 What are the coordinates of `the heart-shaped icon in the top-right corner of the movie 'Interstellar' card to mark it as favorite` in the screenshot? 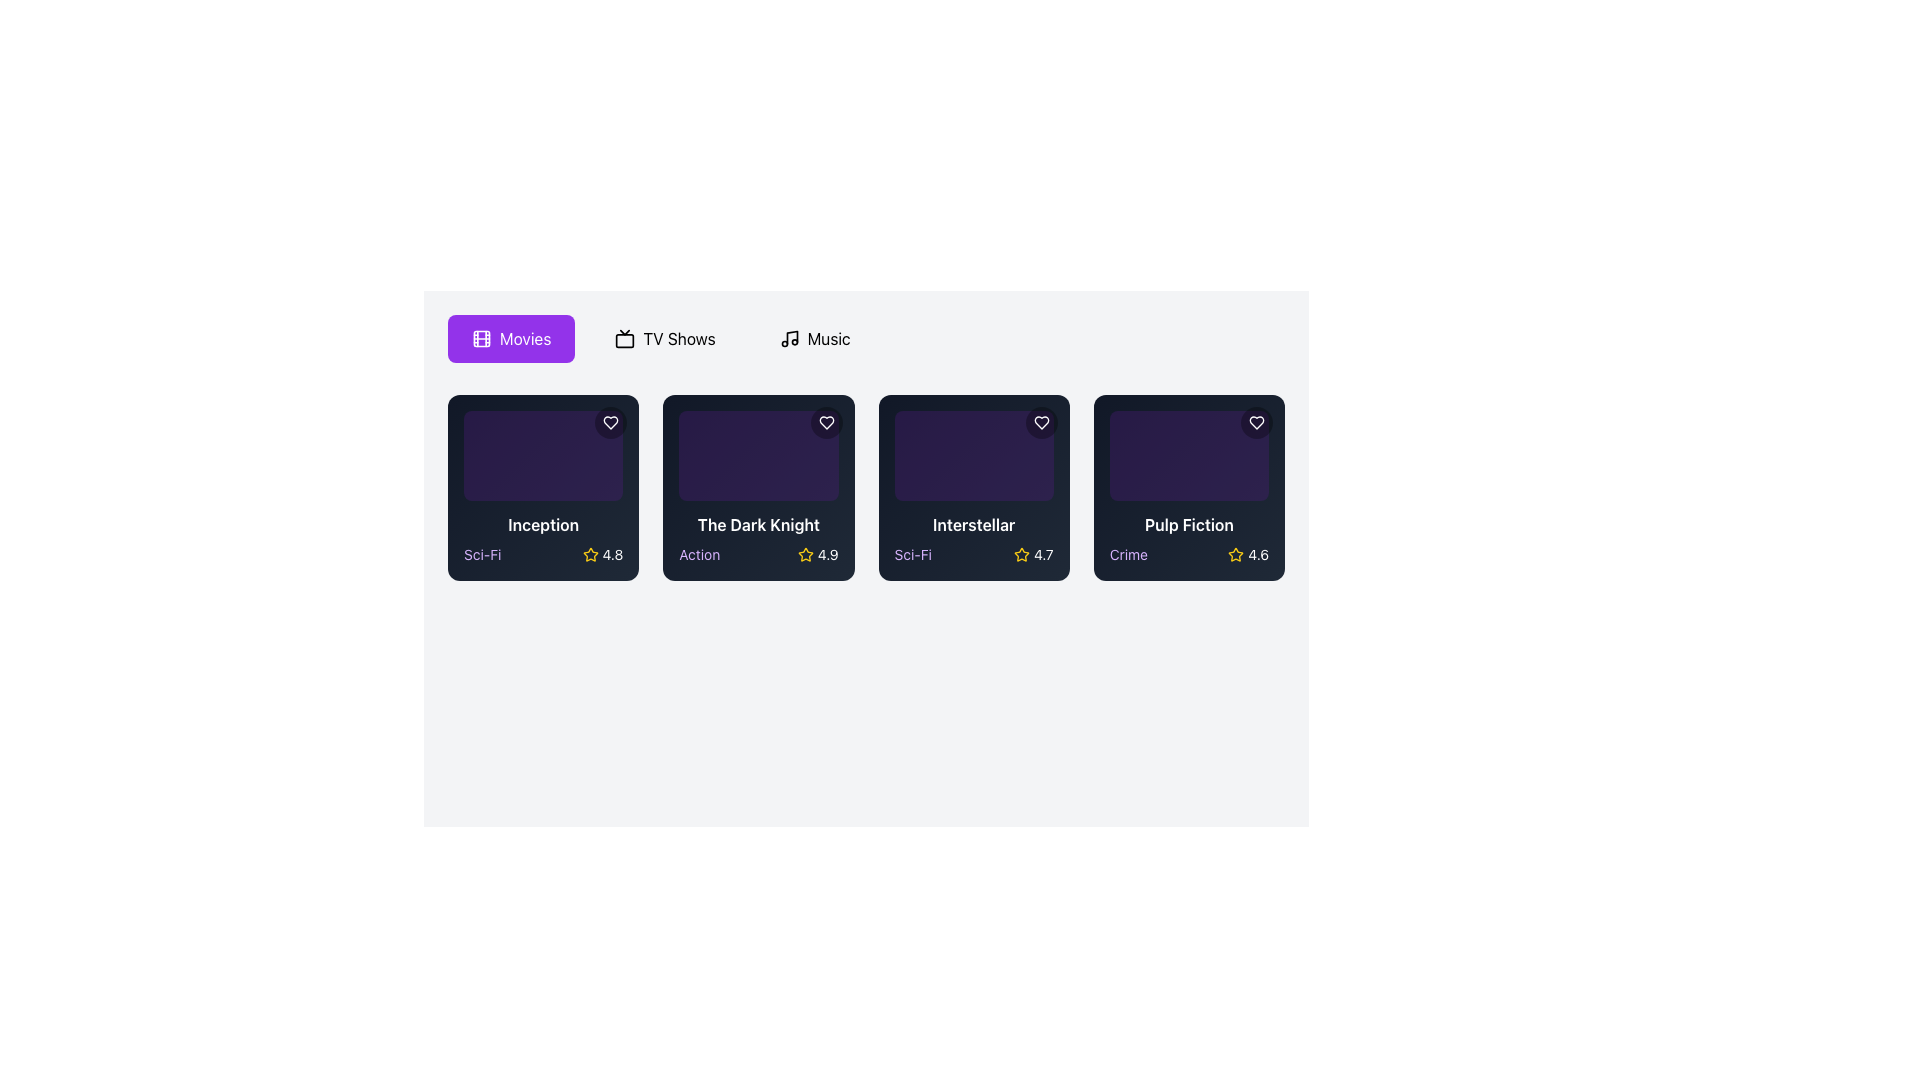 It's located at (1040, 422).